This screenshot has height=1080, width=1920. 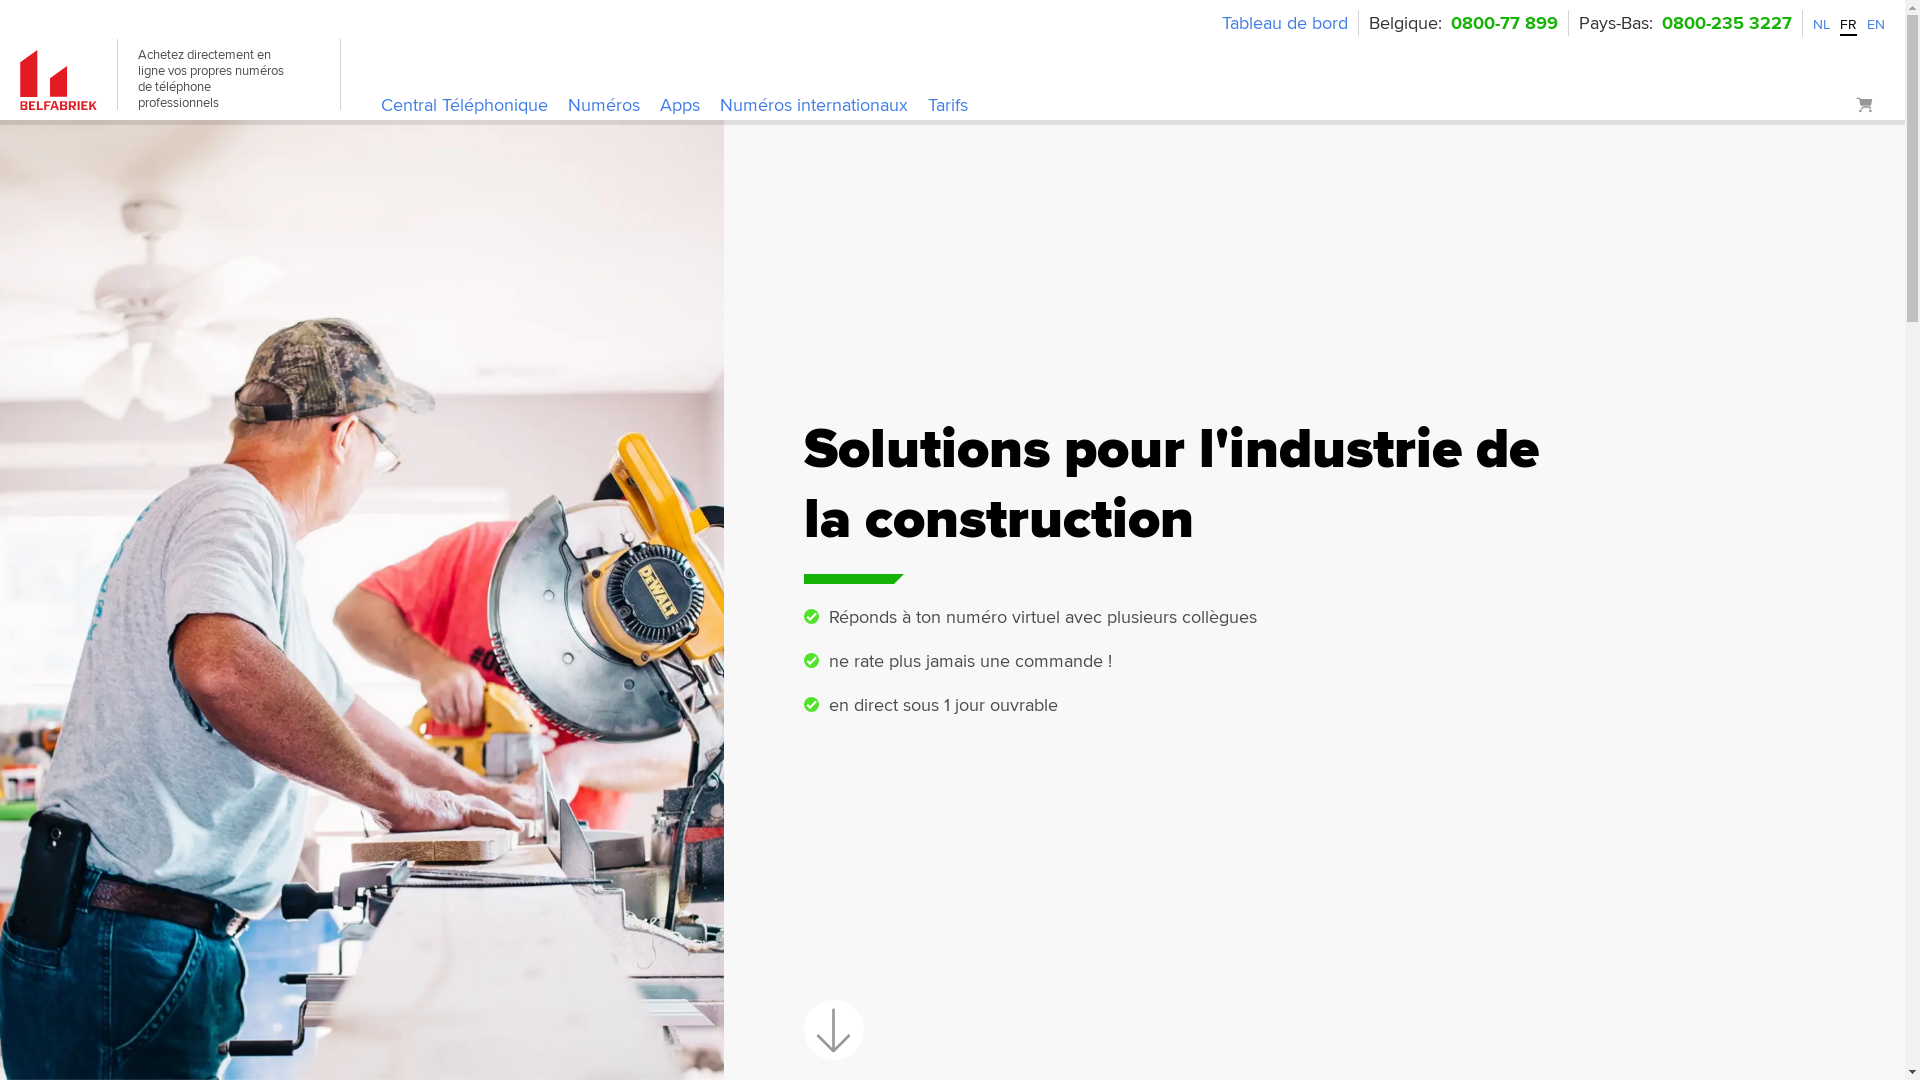 What do you see at coordinates (1847, 24) in the screenshot?
I see `'FR'` at bounding box center [1847, 24].